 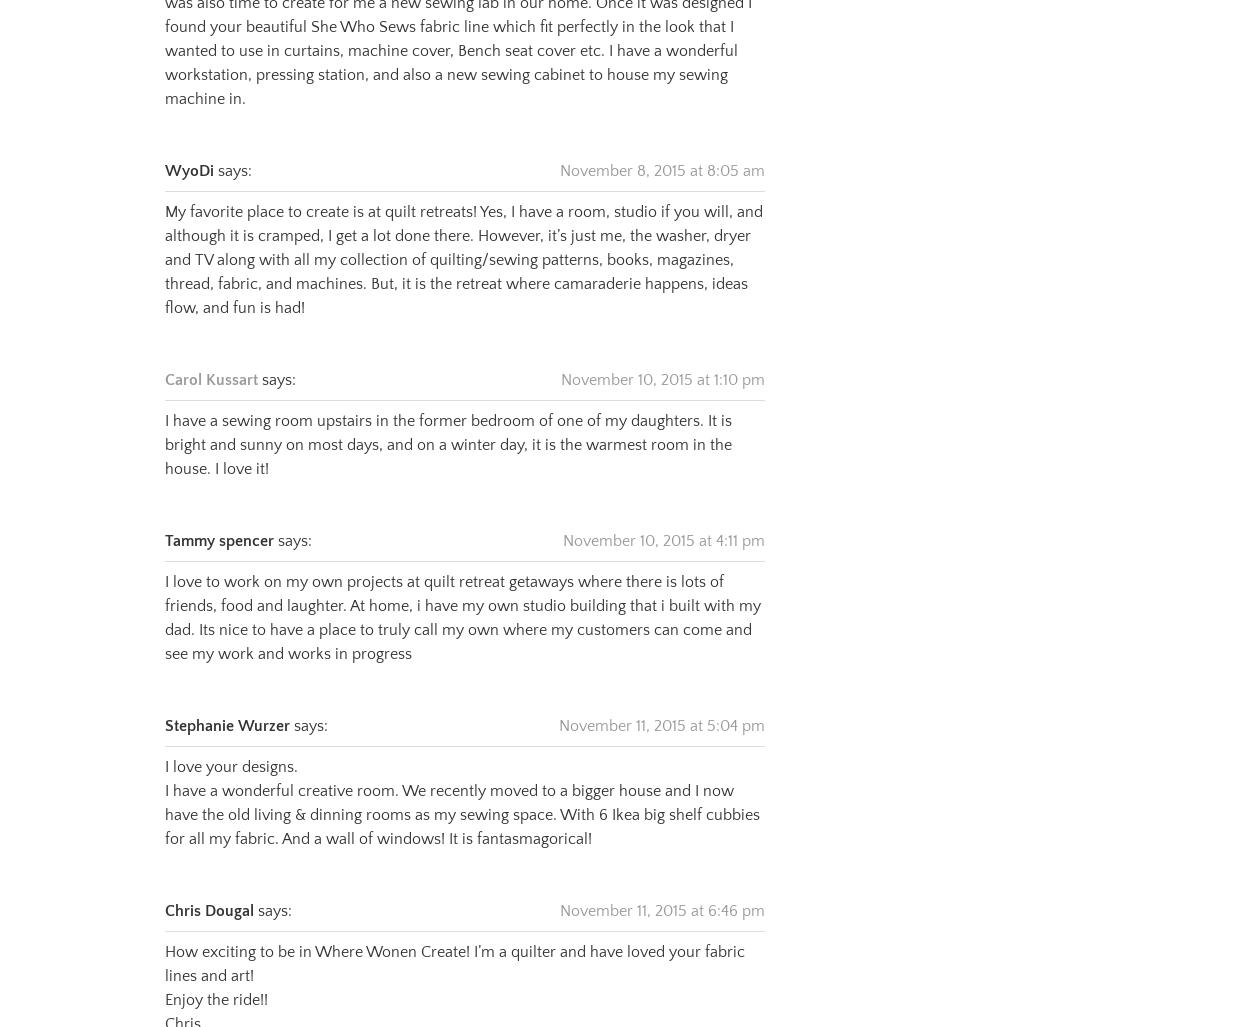 I want to click on 'My favorite place to create is at quilt retreats!  Yes, I have a room, studio if you will, and although it is cramped, I get a lot done there.  However, it’s just me, the washer, dryer and TV along with all my collection of quilting/sewing patterns, books, magazines, thread, fabric, and machines.  But, it is the retreat where camaraderie happens, ideas flow, and fun is had!', so click(x=462, y=234).